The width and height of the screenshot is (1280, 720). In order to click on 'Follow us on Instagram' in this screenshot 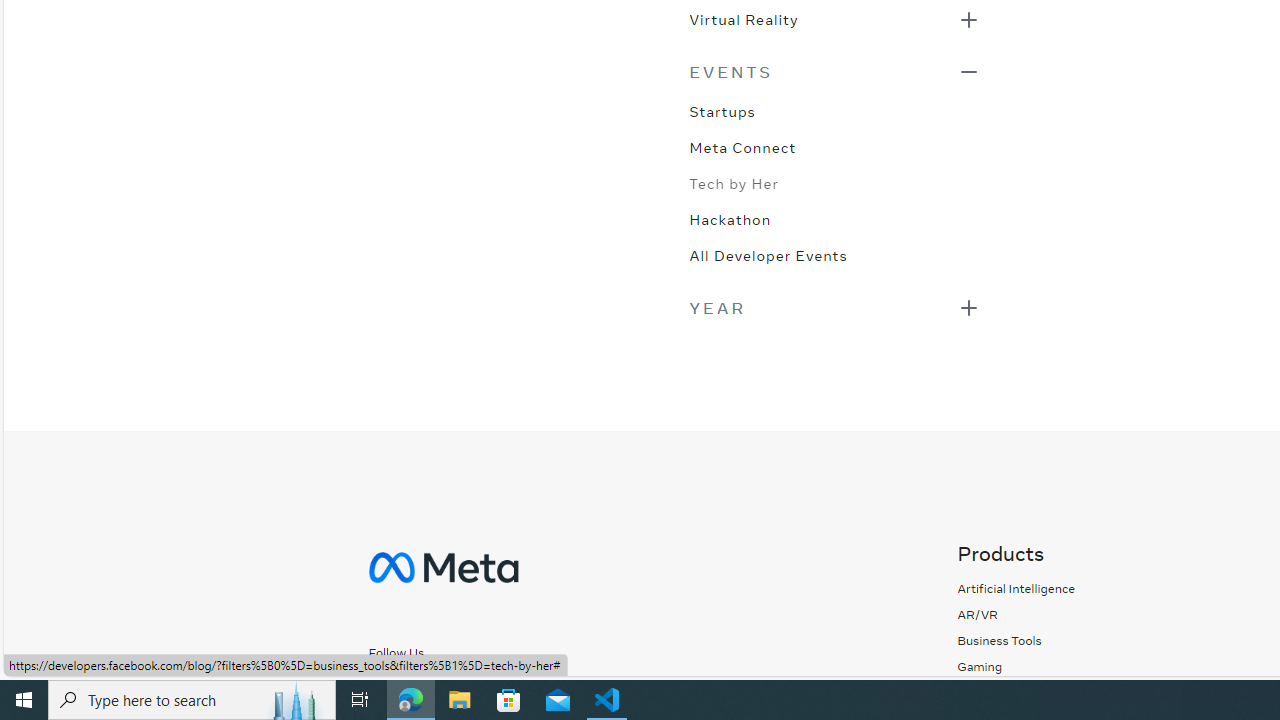, I will do `click(423, 686)`.